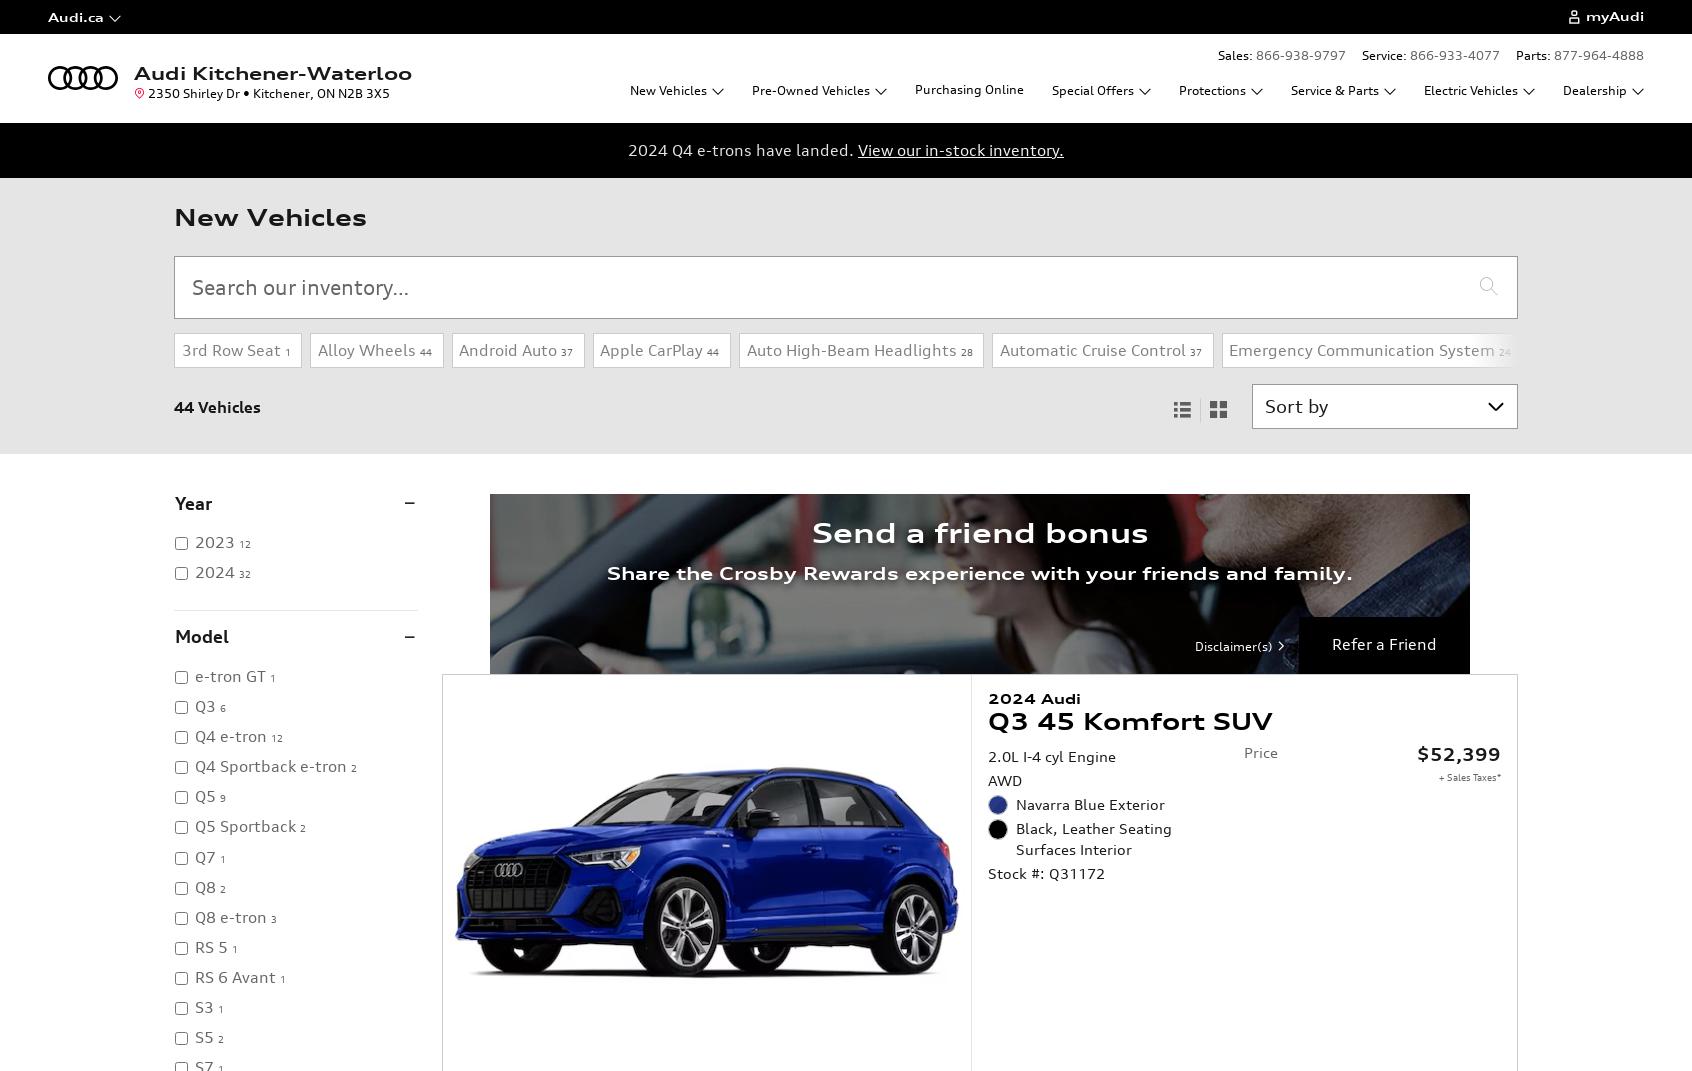  I want to click on 'Apple CarPlay', so click(651, 348).